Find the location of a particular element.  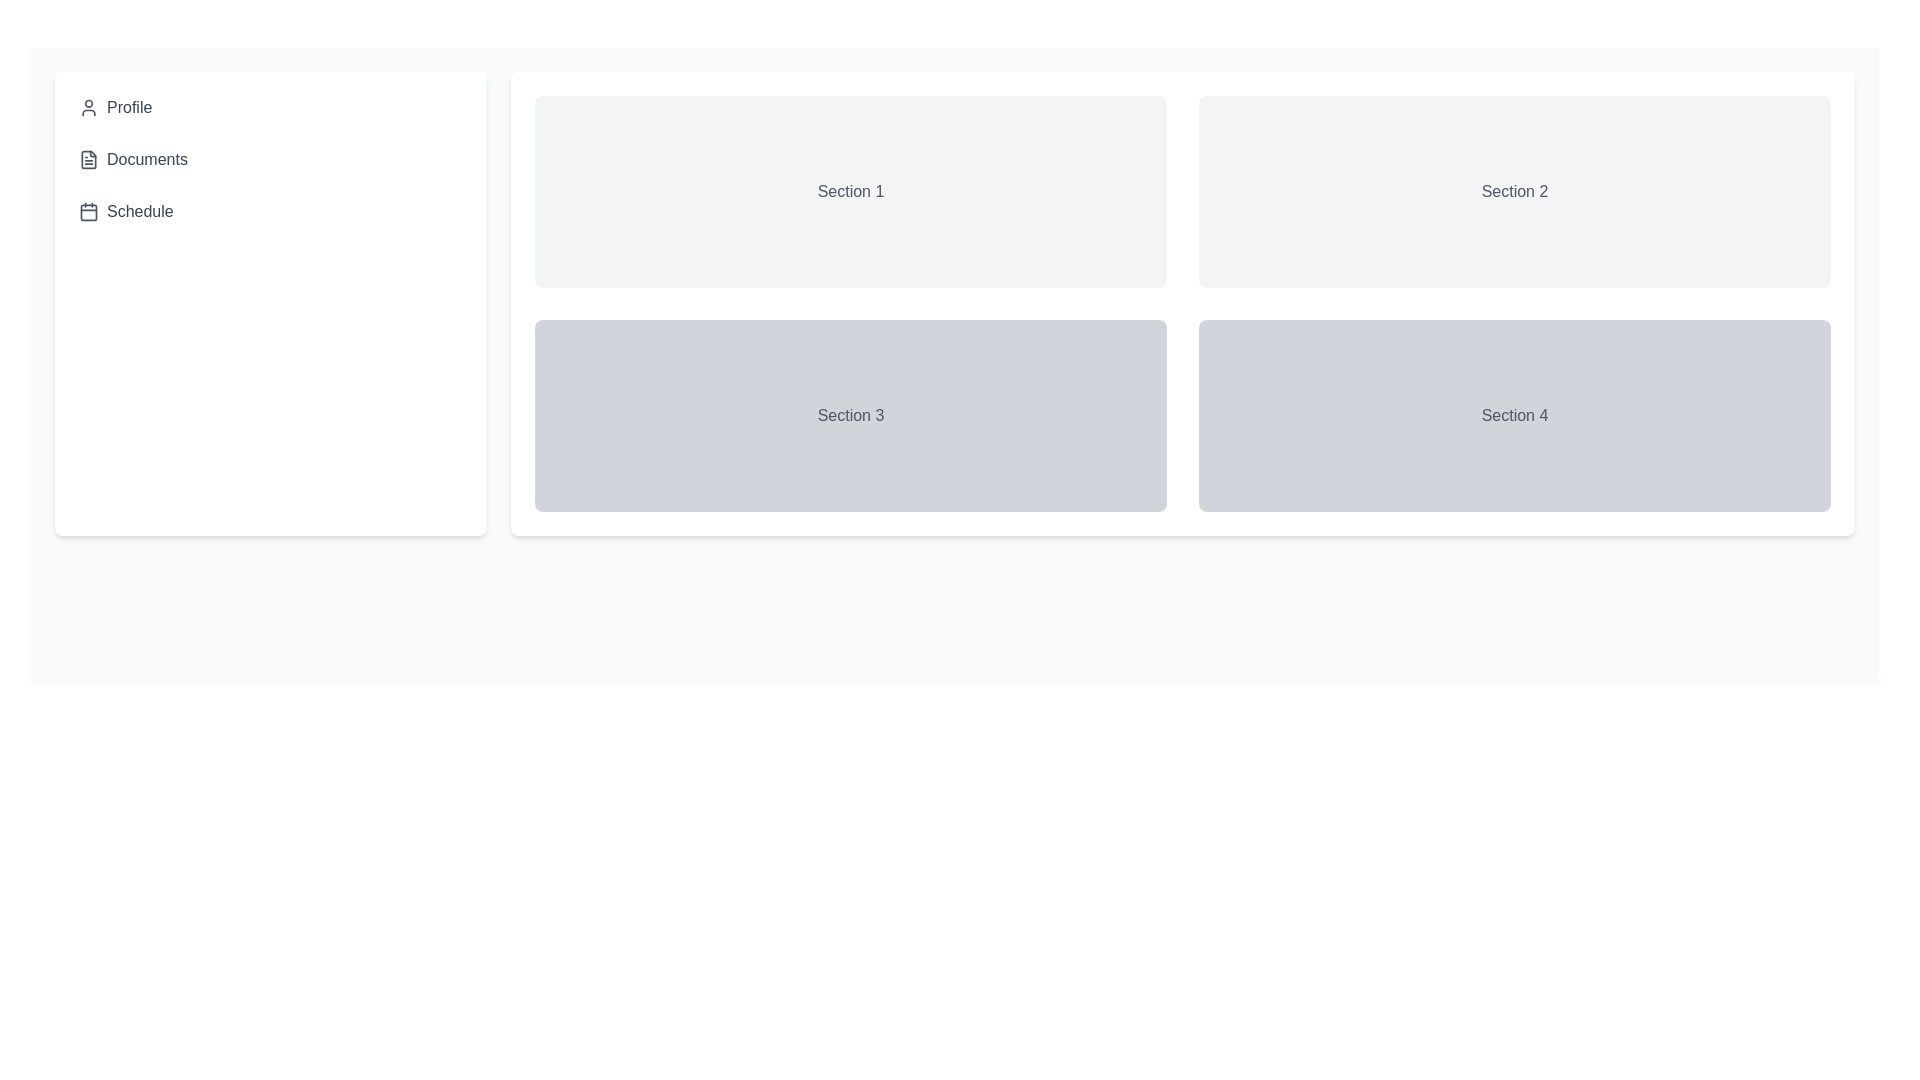

the 'Documents' menu item, which is the second item in the left sidebar located between 'Profile' and 'Schedule', to change the background color is located at coordinates (269, 158).